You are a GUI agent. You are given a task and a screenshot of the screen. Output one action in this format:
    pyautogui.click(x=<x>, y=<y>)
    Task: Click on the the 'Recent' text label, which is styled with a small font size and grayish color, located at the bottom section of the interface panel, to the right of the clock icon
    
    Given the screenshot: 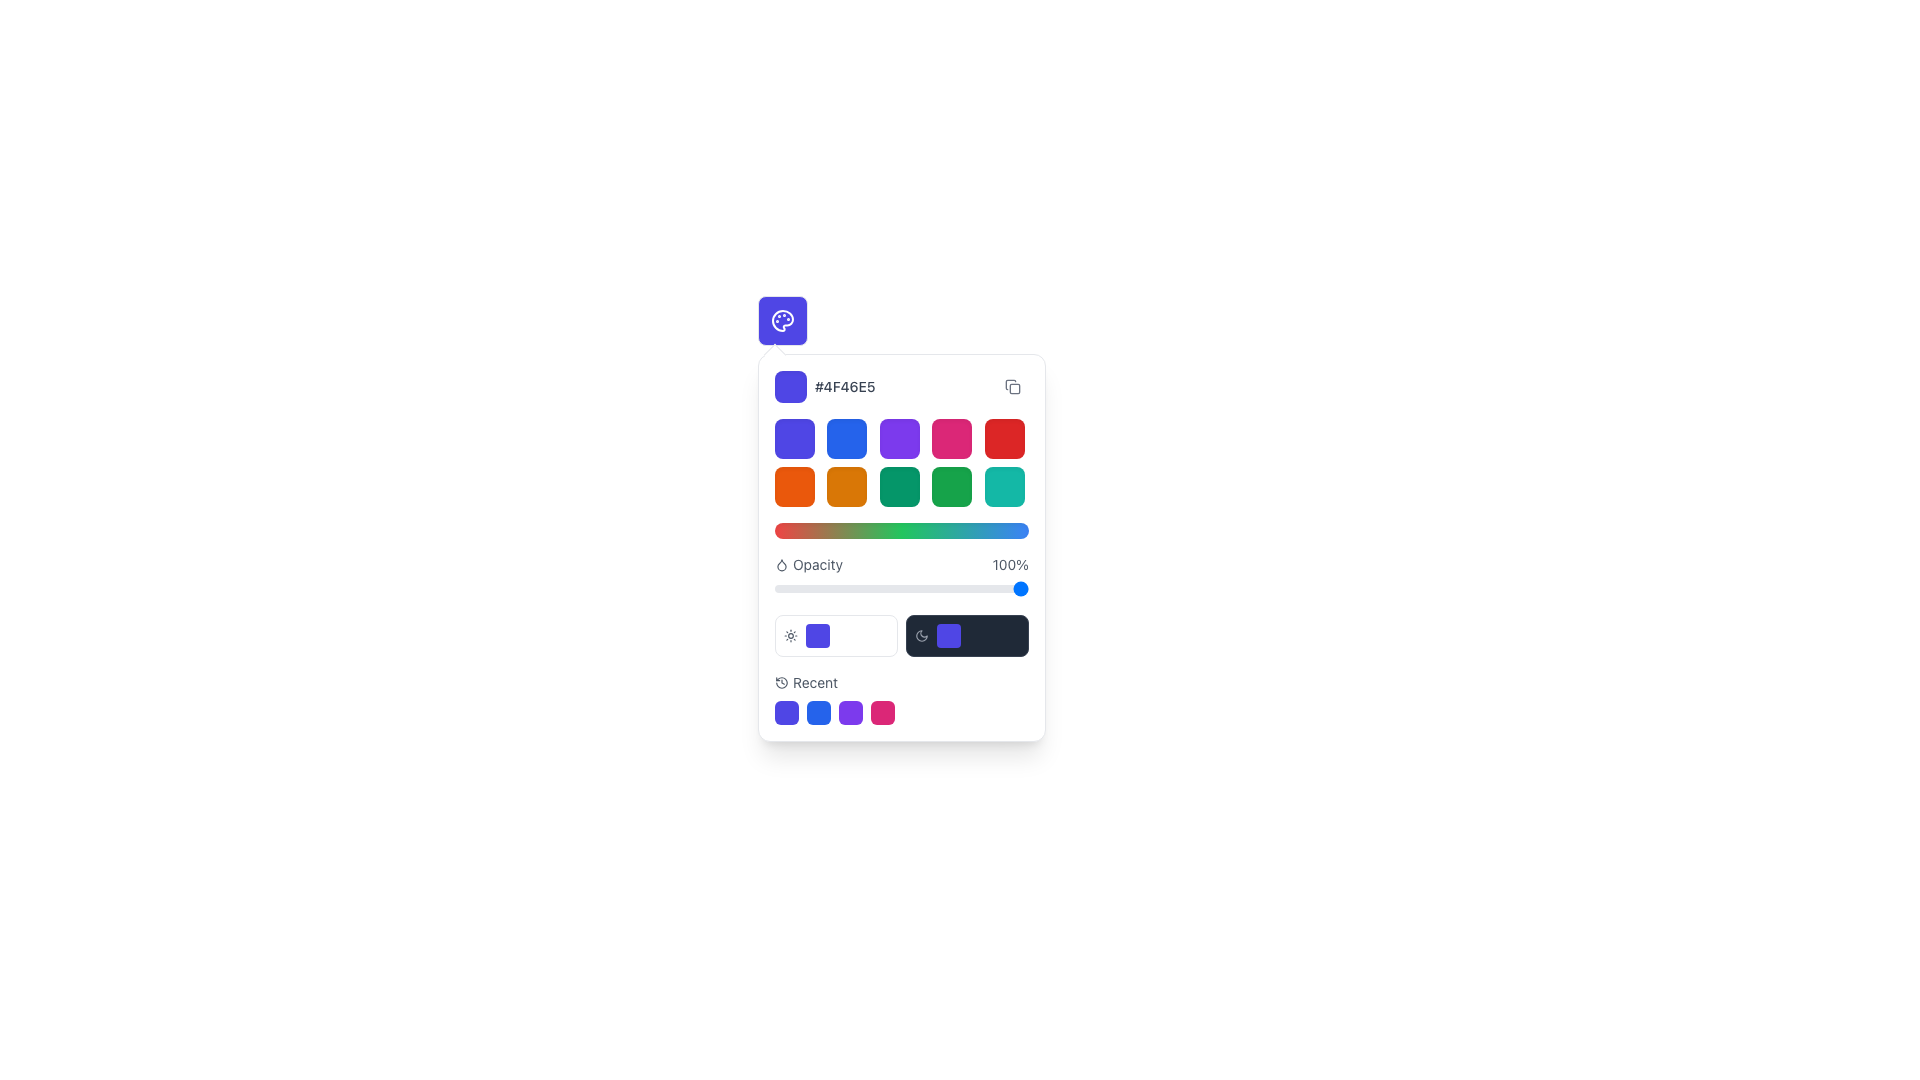 What is the action you would take?
    pyautogui.click(x=815, y=681)
    